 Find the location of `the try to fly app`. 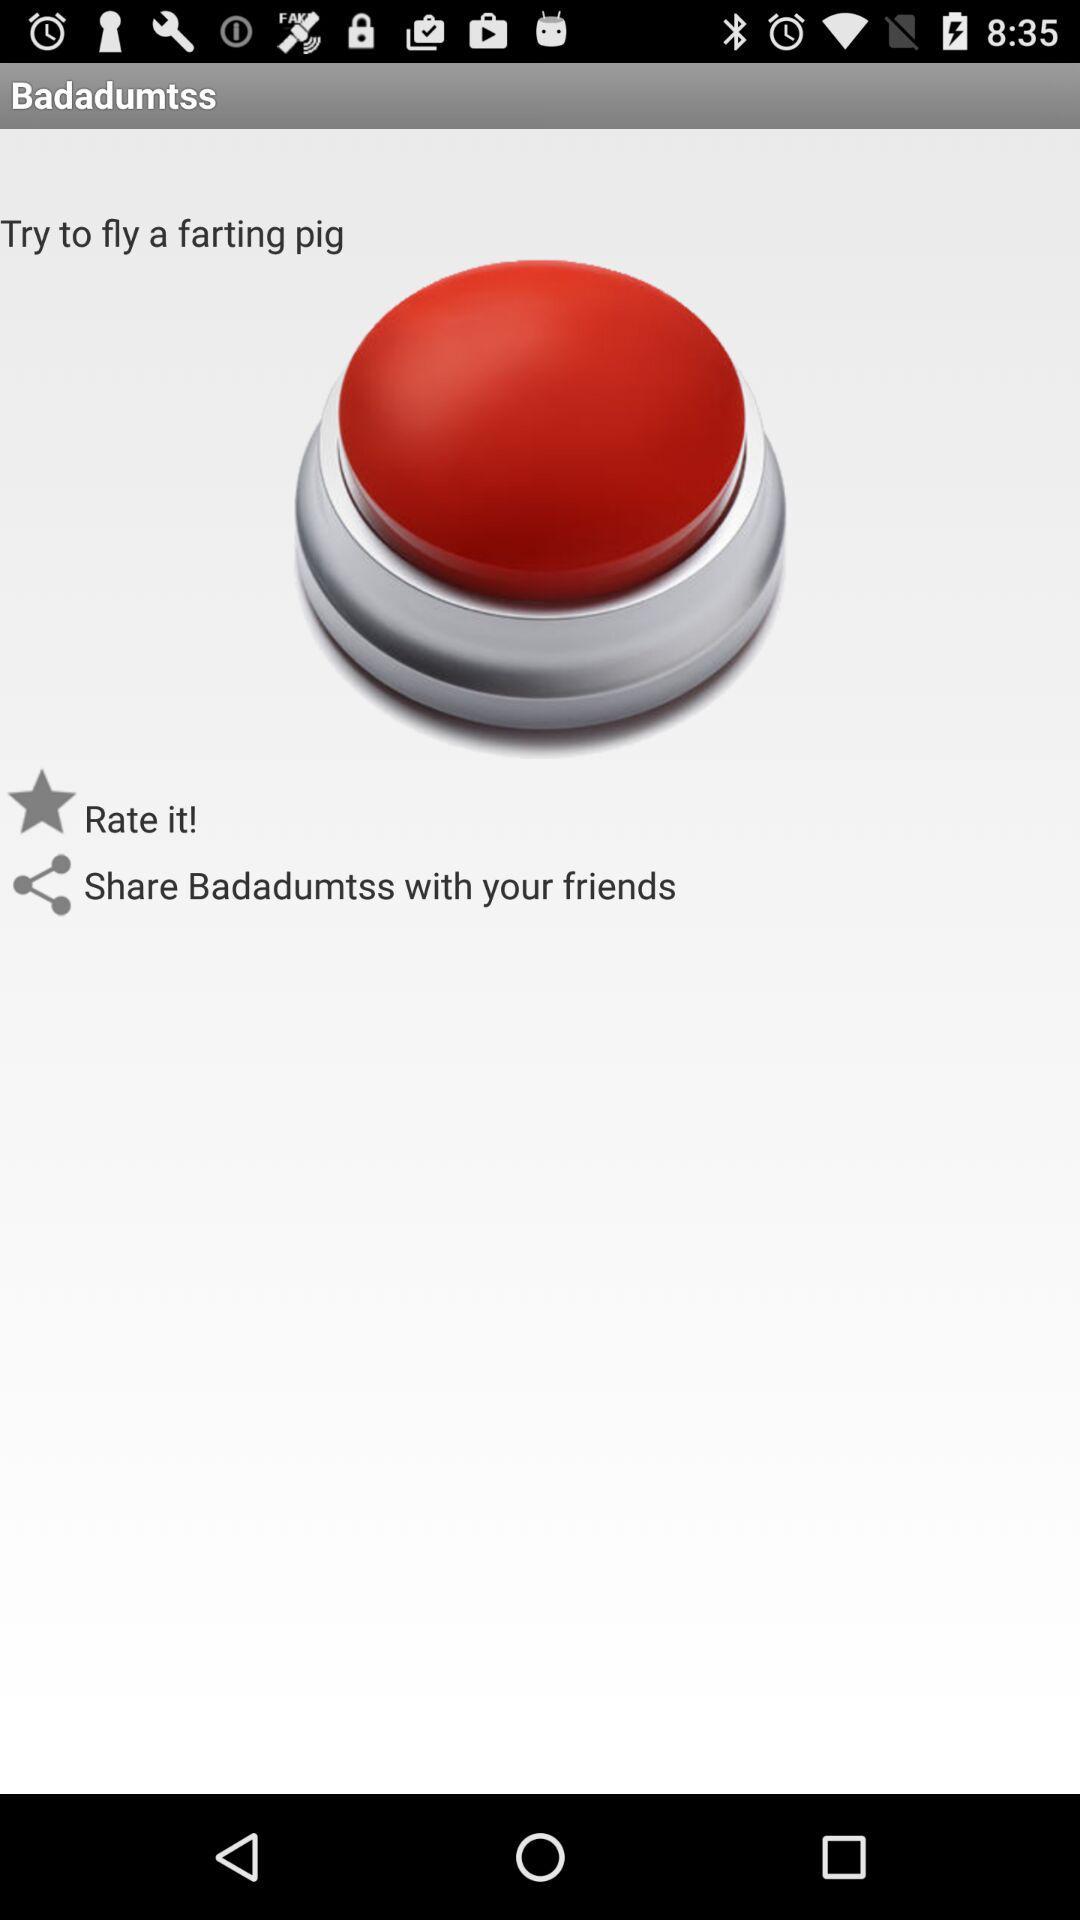

the try to fly app is located at coordinates (171, 232).